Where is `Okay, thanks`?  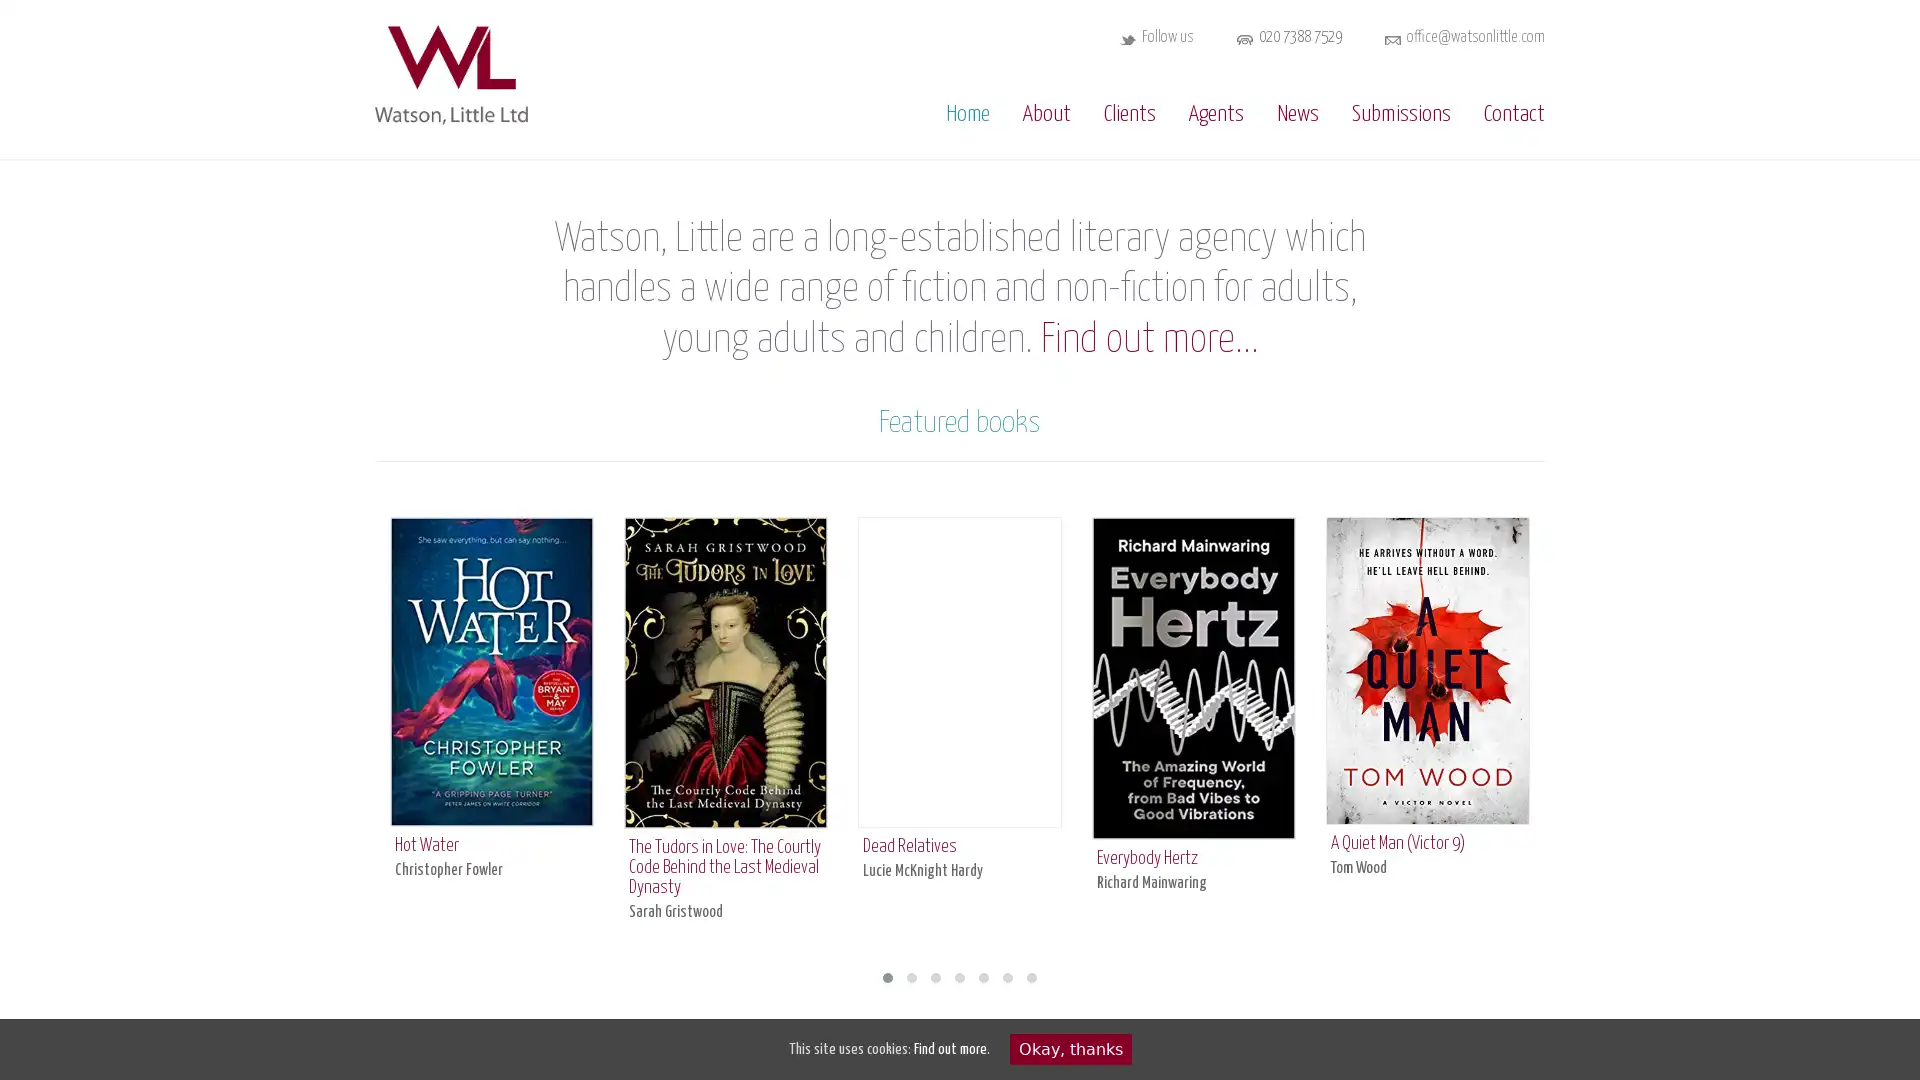
Okay, thanks is located at coordinates (1069, 1048).